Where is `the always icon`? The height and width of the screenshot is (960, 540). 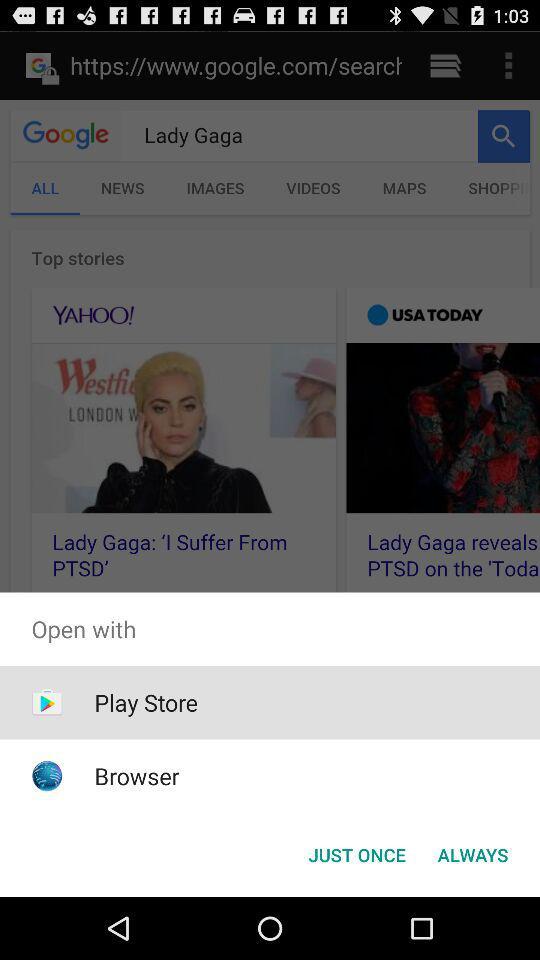
the always icon is located at coordinates (472, 853).